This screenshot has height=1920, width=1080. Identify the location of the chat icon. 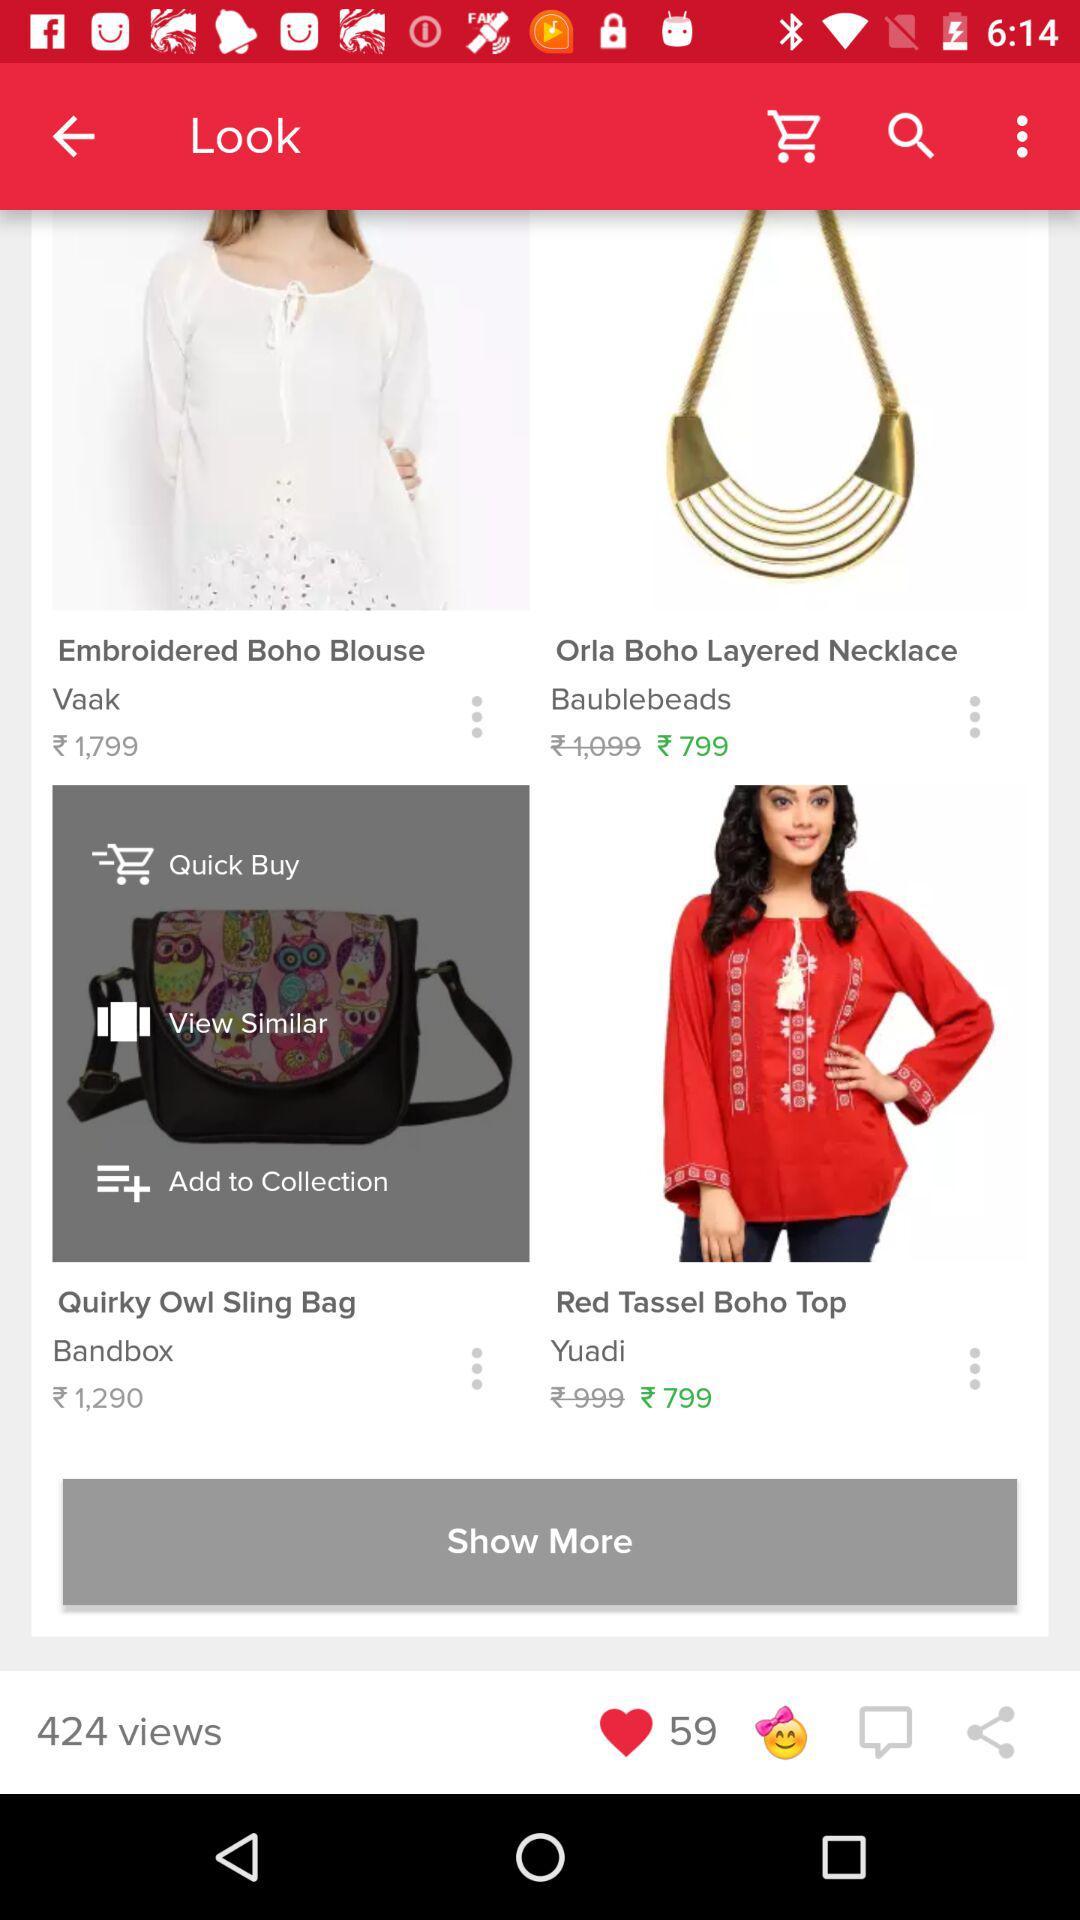
(884, 1731).